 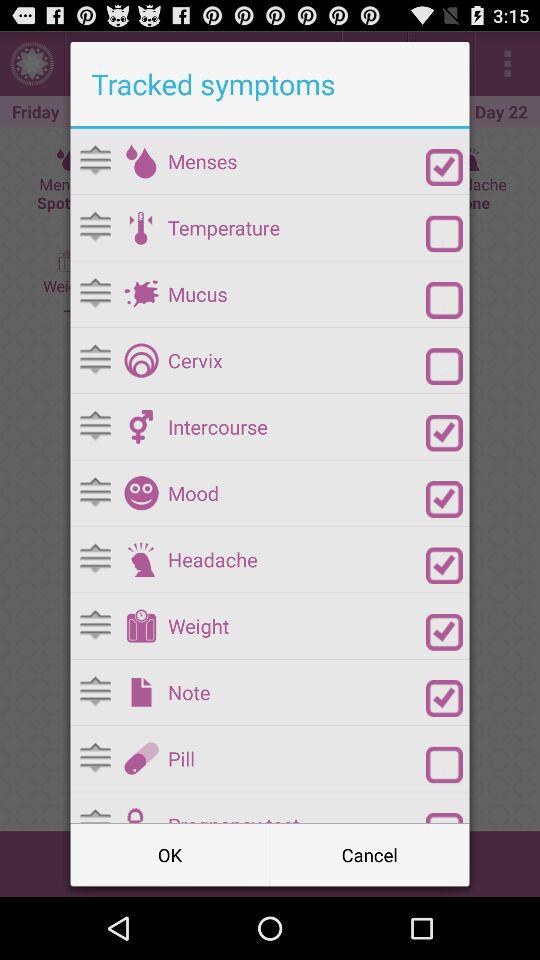 I want to click on the app above the weight item, so click(x=296, y=559).